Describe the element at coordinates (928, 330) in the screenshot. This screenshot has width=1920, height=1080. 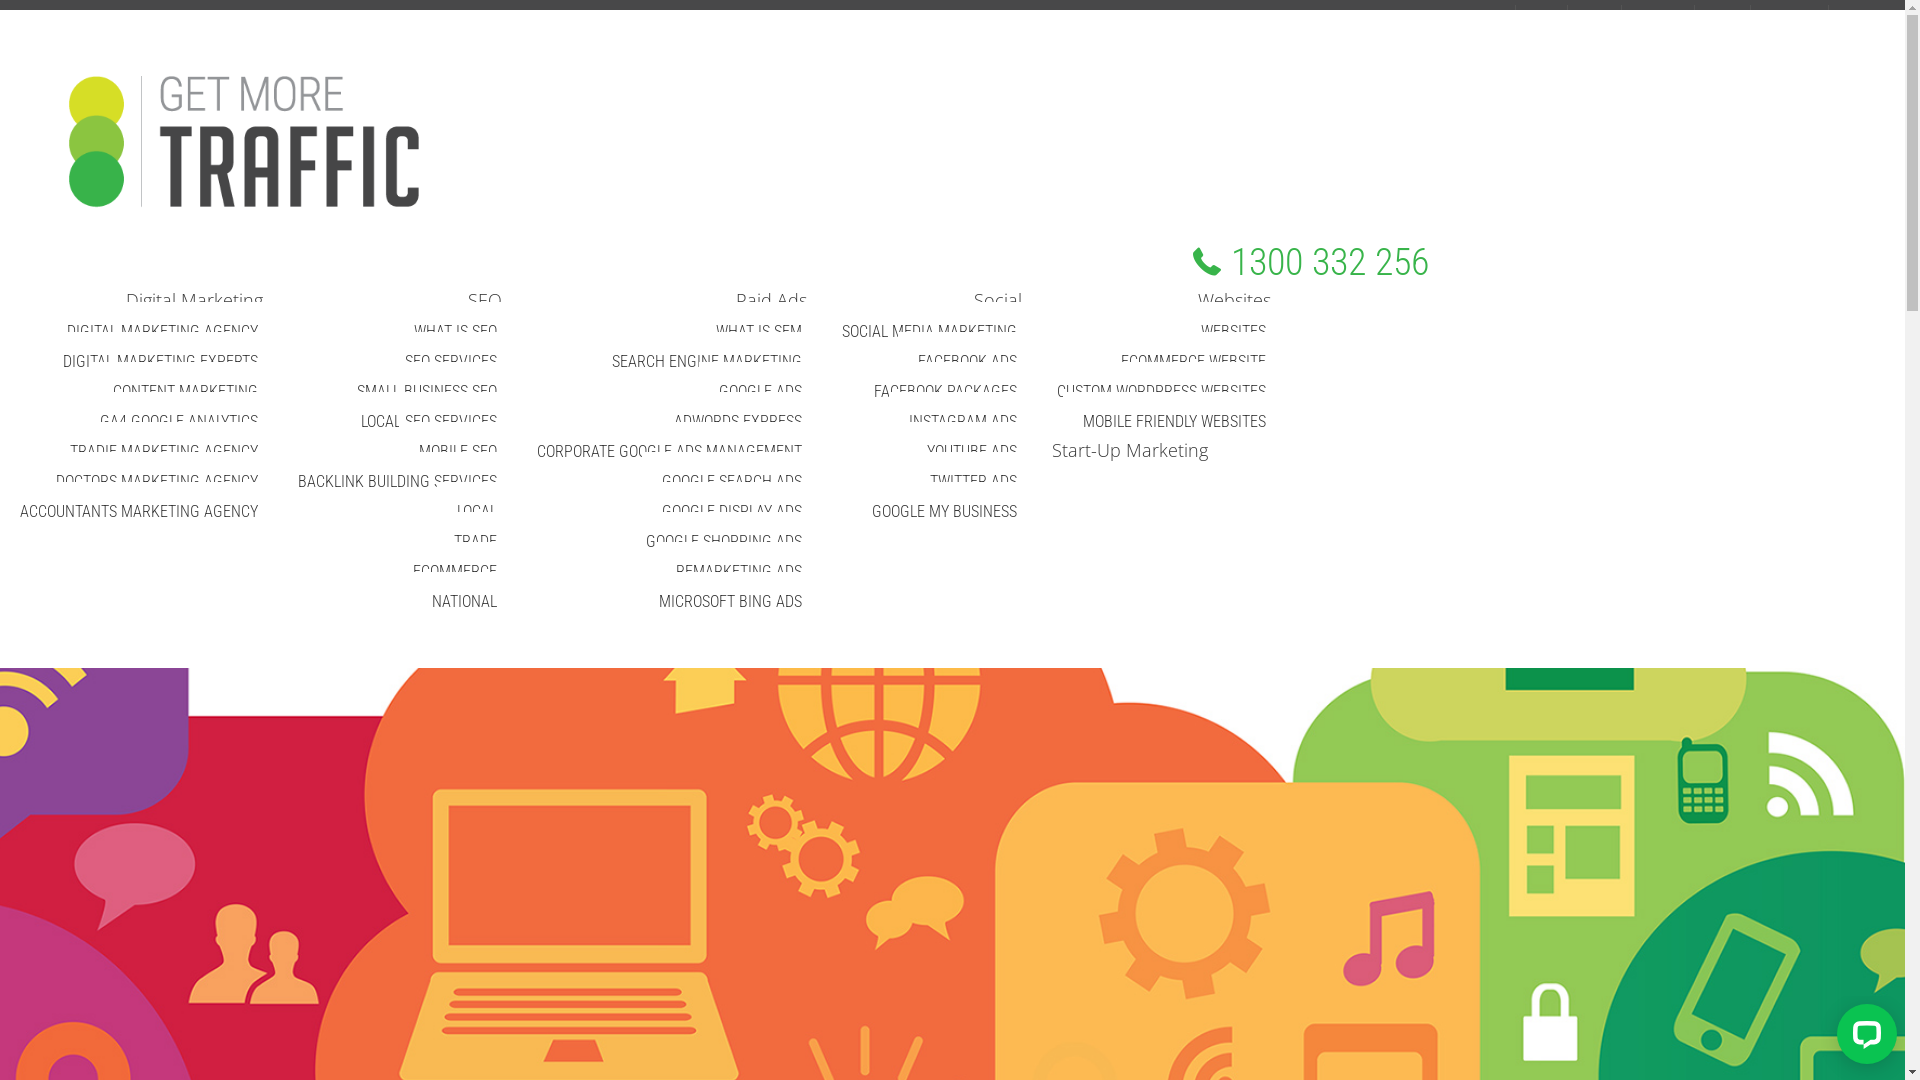
I see `'SOCIAL MEDIA MARKETING'` at that location.